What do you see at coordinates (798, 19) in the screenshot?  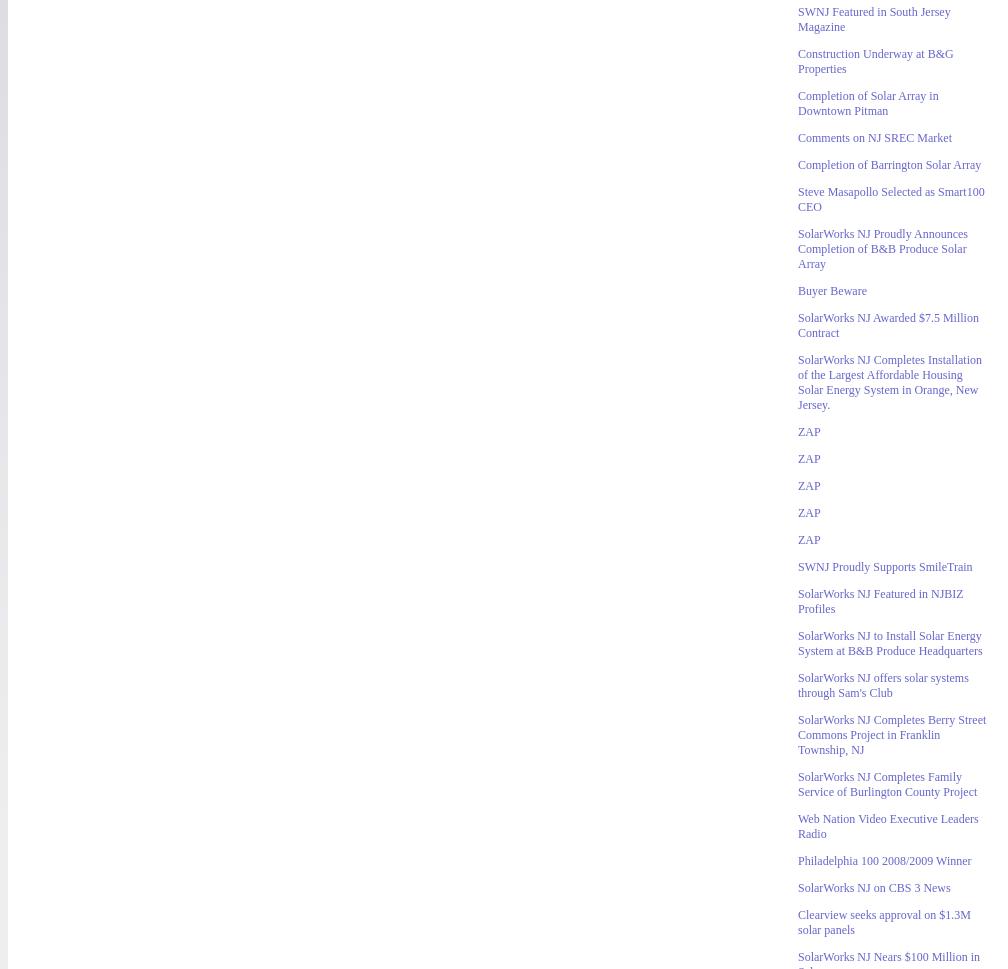 I see `'SWNJ Featured in South Jersey Magazine'` at bounding box center [798, 19].